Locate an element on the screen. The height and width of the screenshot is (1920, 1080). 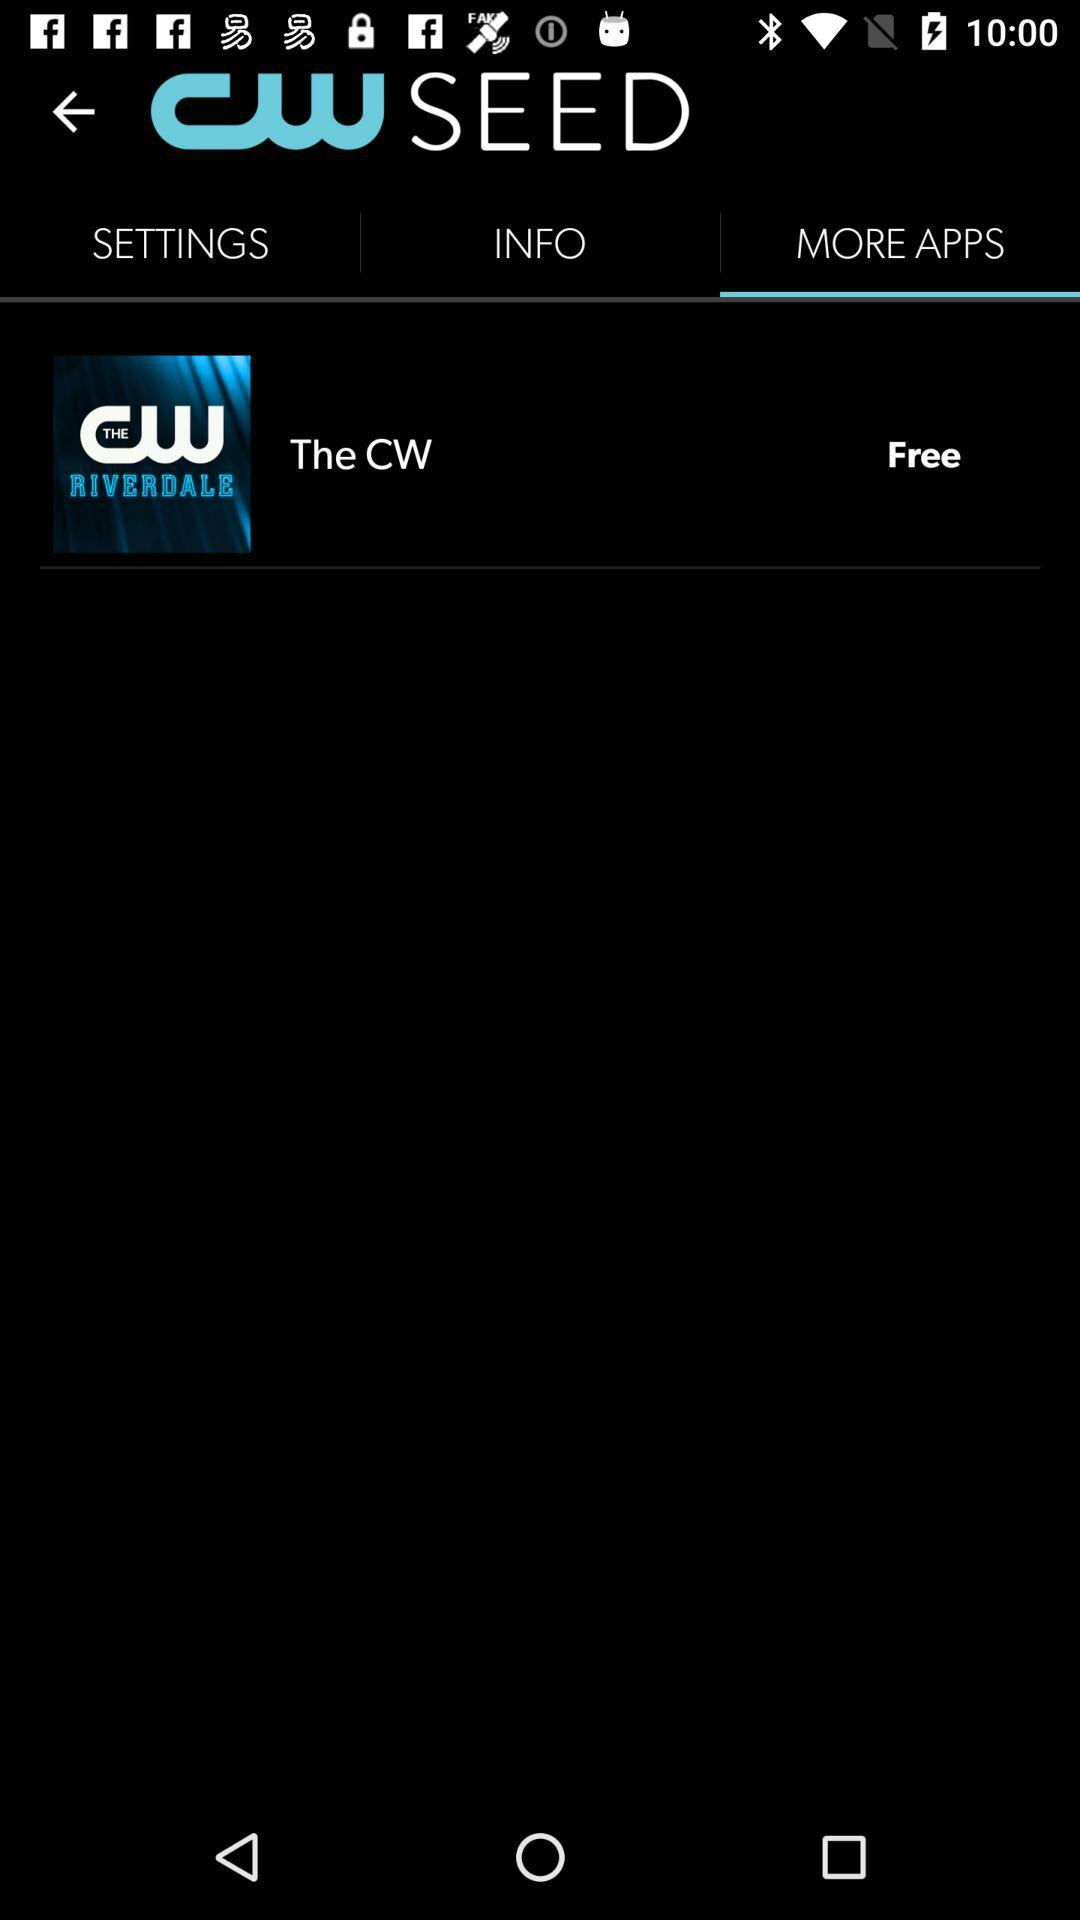
item to the left of the free is located at coordinates (568, 452).